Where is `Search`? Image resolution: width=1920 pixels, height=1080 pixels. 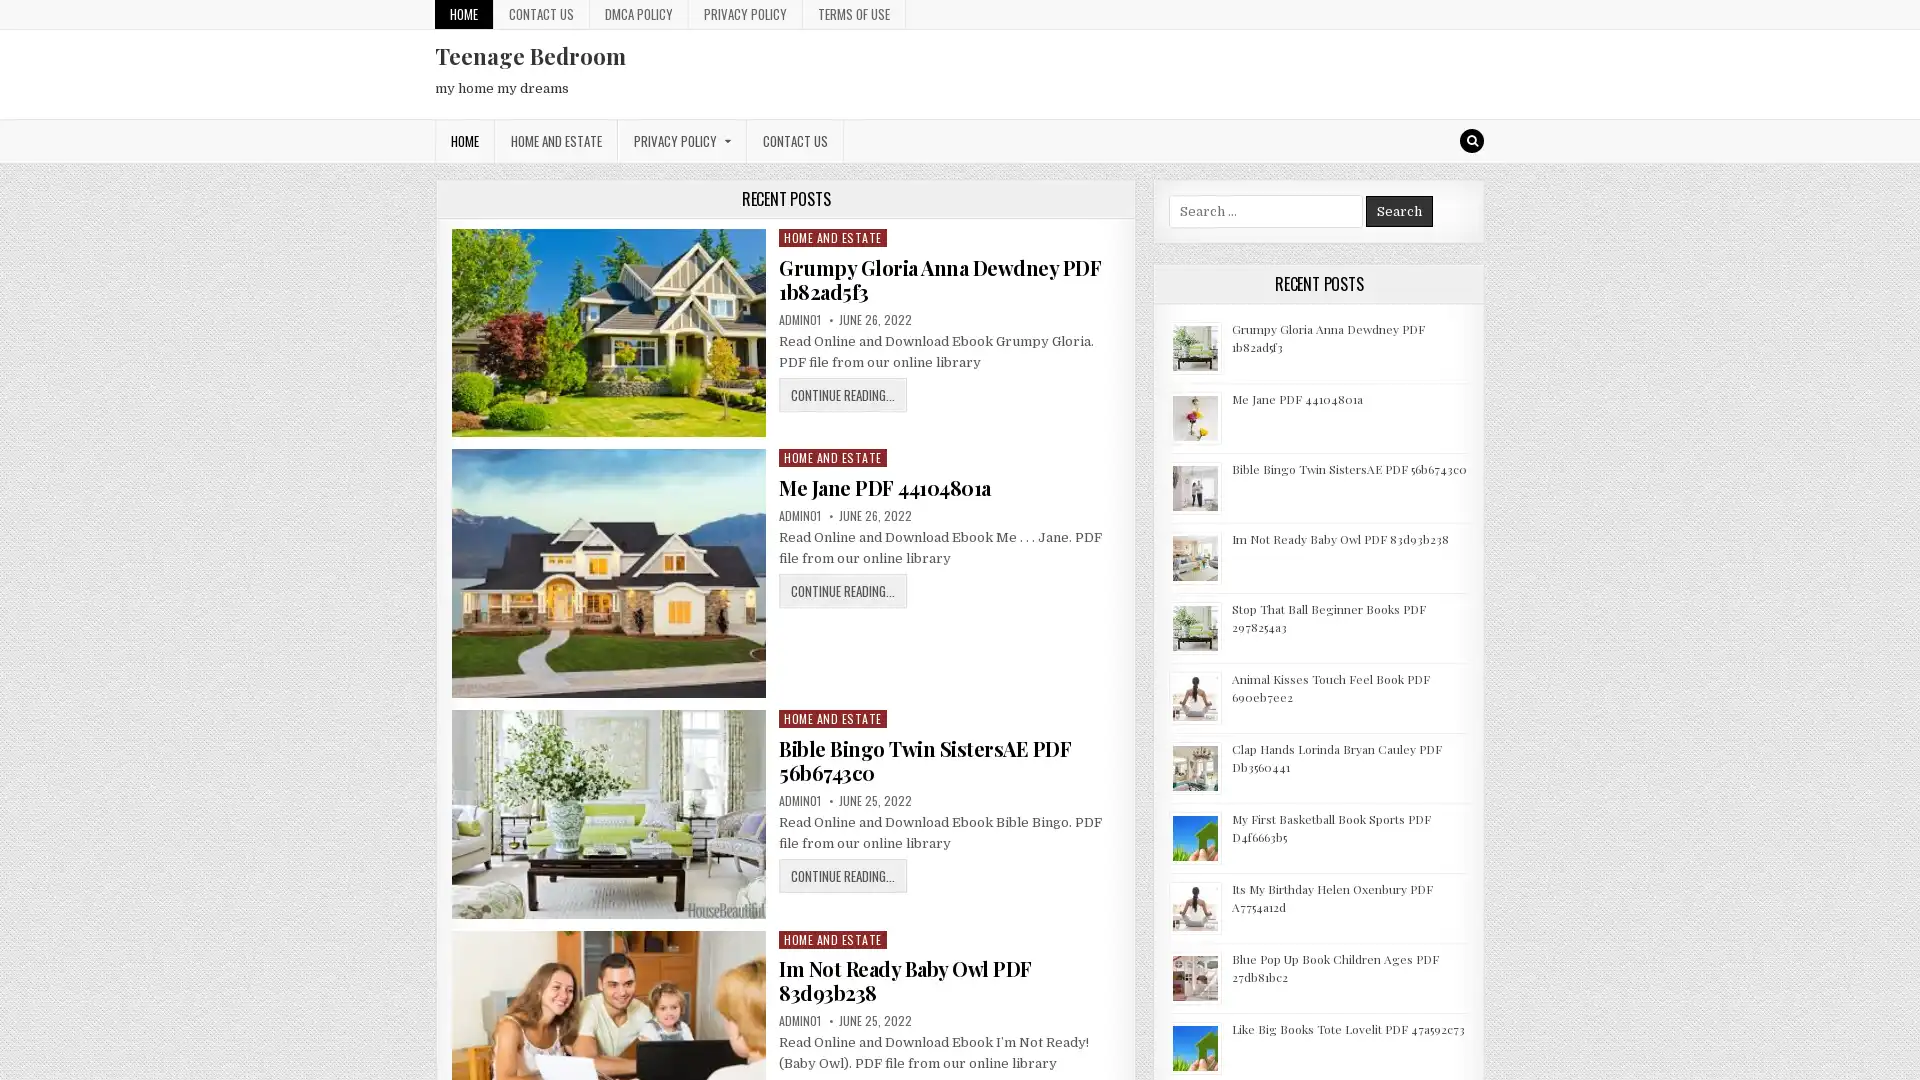
Search is located at coordinates (1398, 211).